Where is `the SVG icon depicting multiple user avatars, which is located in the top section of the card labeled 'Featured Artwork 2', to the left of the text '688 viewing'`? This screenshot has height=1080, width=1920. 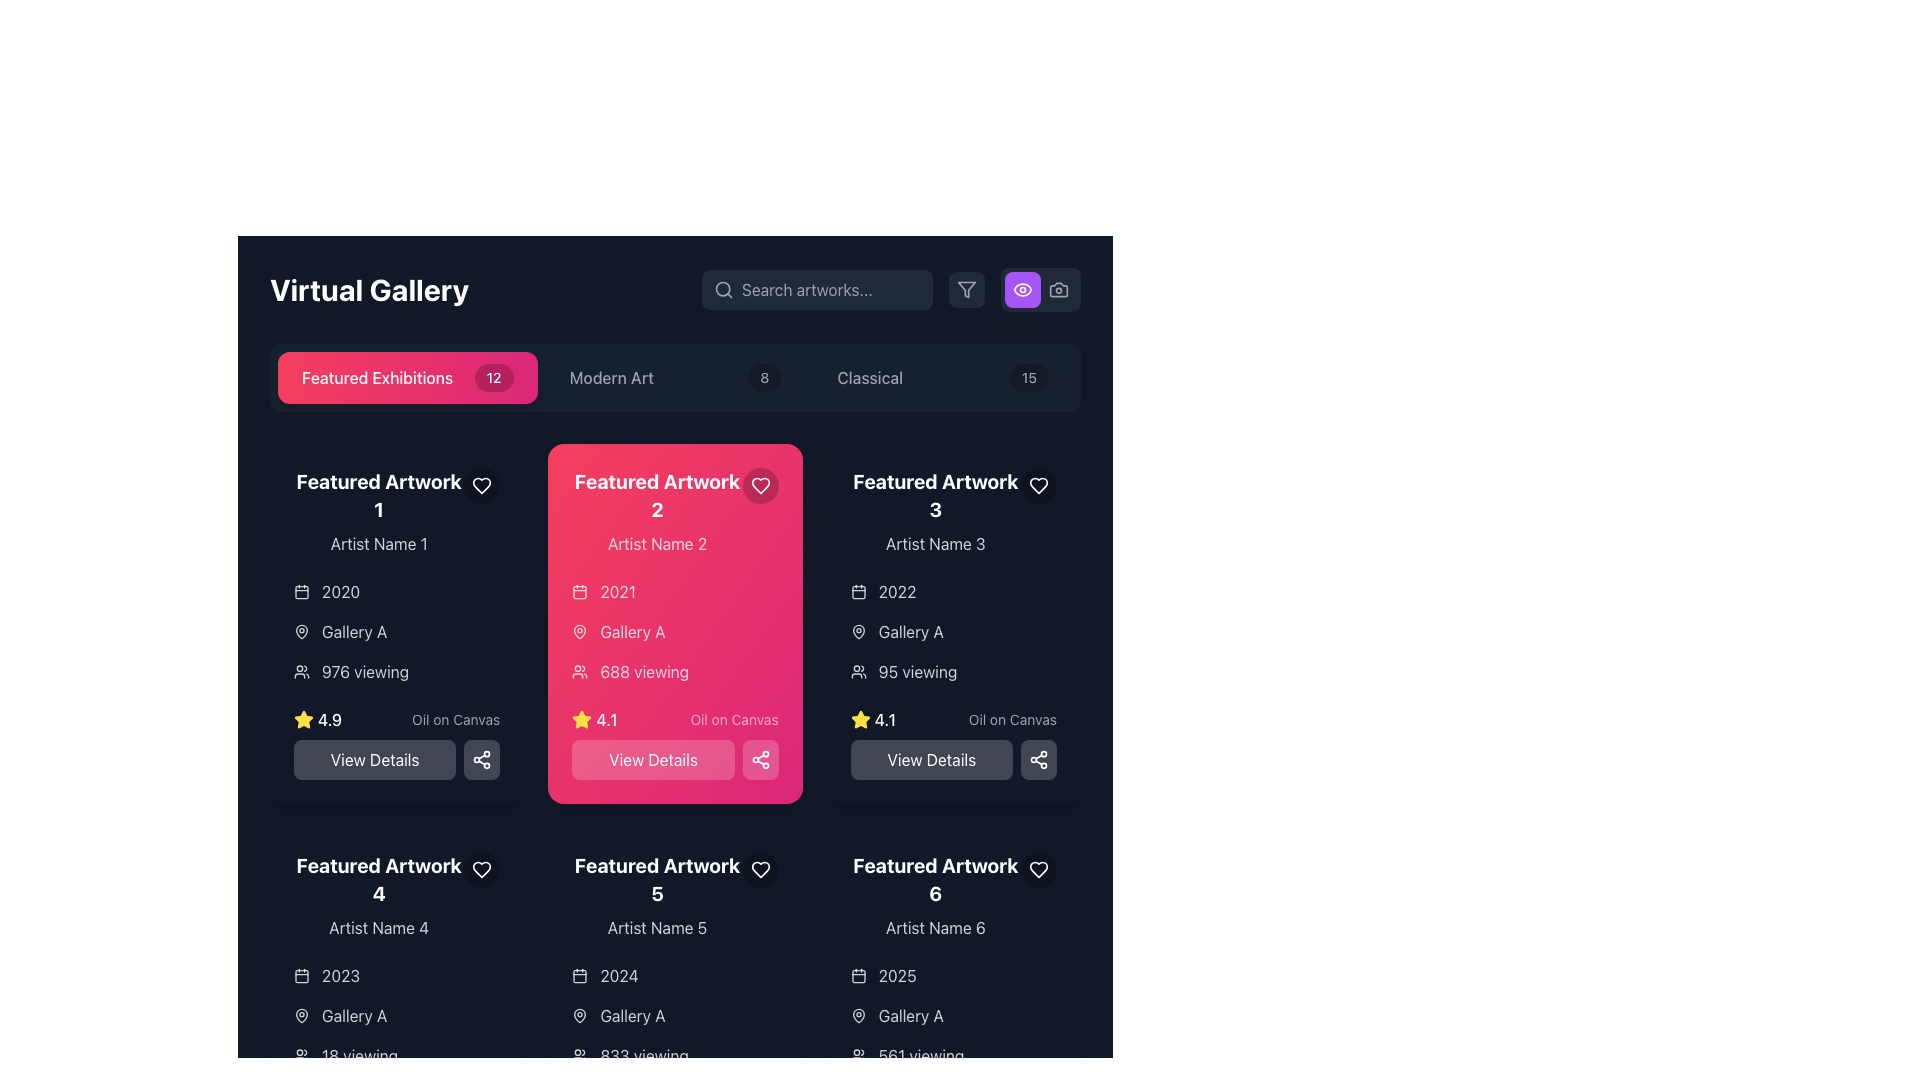
the SVG icon depicting multiple user avatars, which is located in the top section of the card labeled 'Featured Artwork 2', to the left of the text '688 viewing' is located at coordinates (579, 671).